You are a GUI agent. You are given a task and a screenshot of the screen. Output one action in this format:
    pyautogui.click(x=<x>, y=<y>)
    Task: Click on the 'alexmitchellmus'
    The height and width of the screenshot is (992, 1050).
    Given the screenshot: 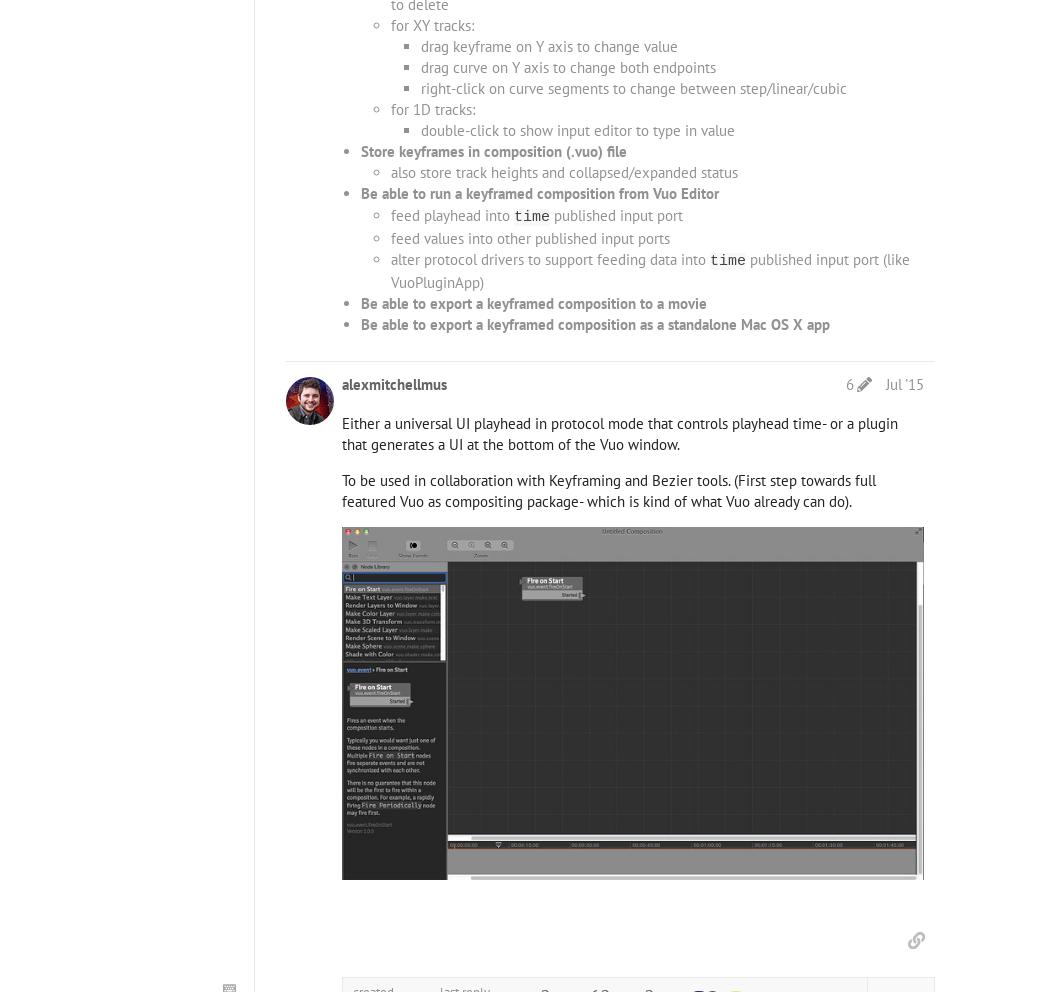 What is the action you would take?
    pyautogui.click(x=340, y=383)
    